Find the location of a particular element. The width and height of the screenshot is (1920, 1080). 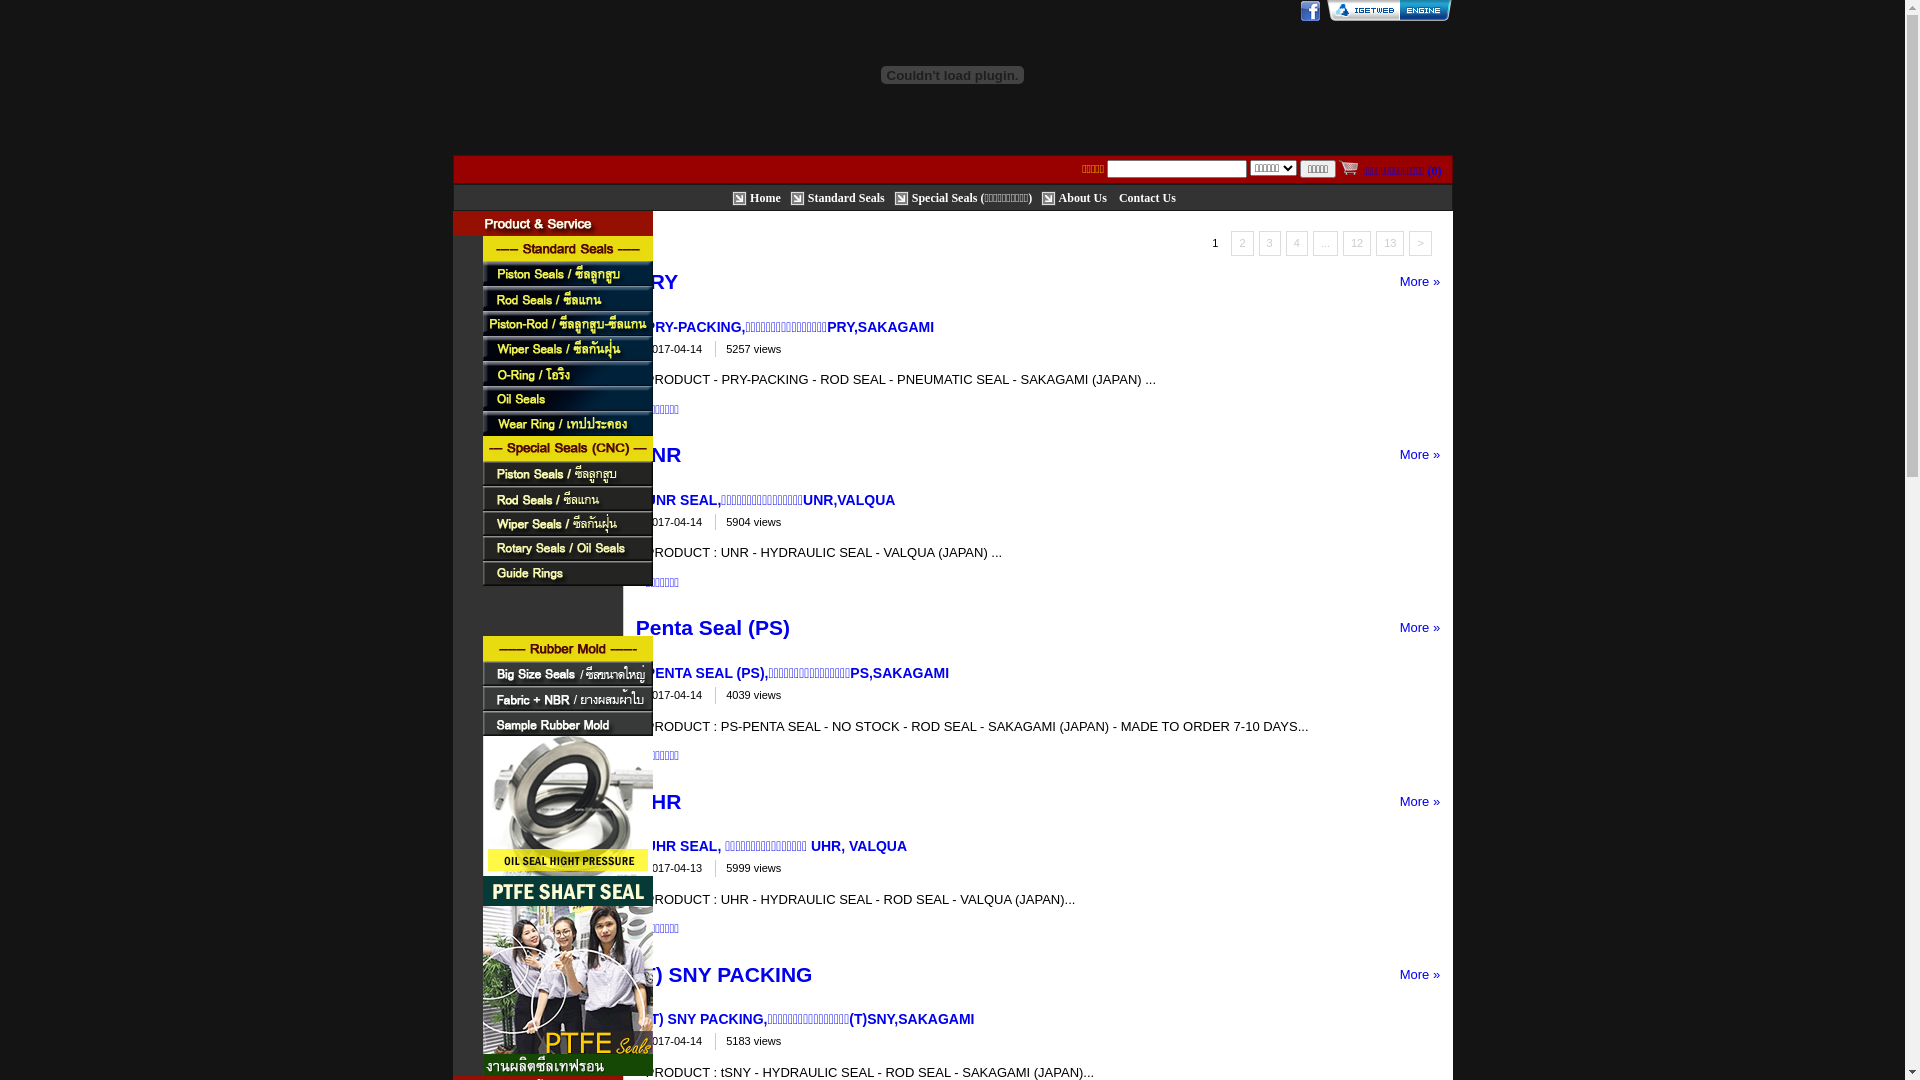

'UHR' is located at coordinates (658, 800).